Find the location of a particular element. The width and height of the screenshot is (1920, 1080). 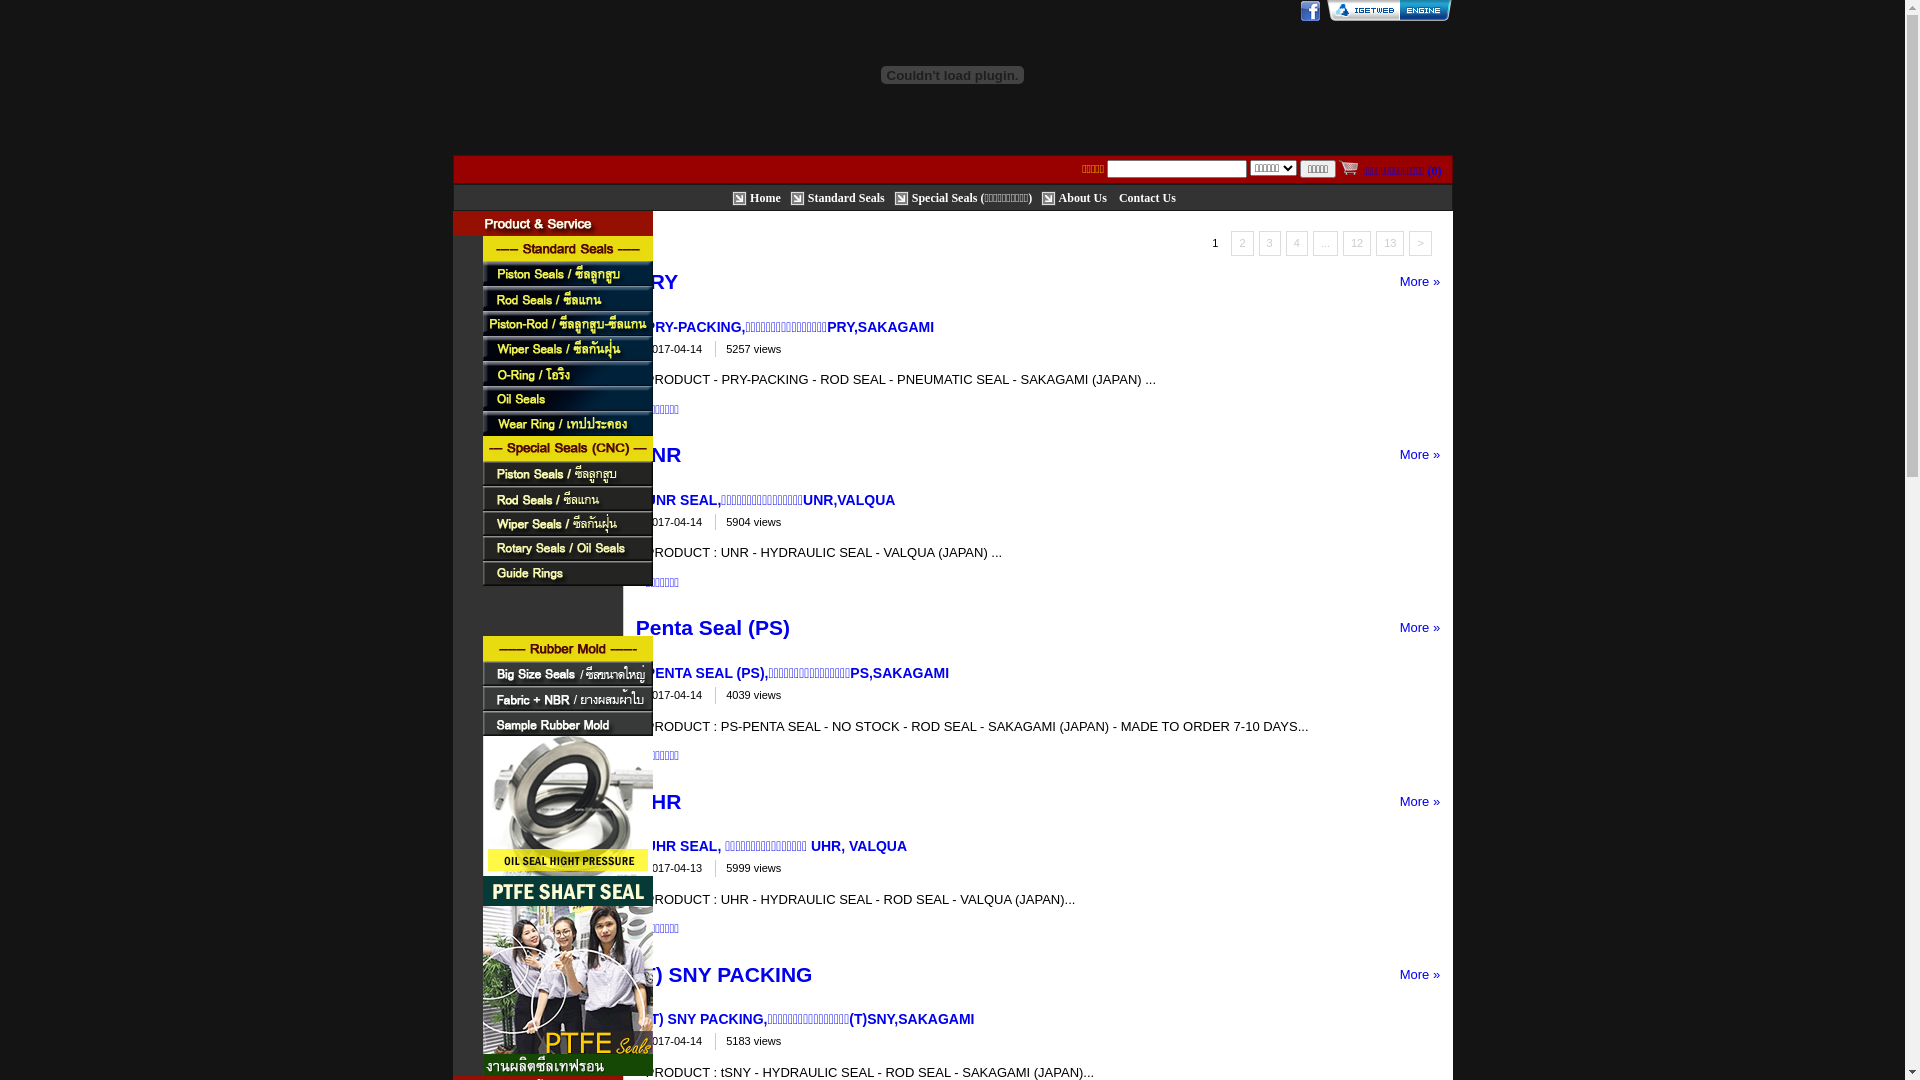

'UHR' is located at coordinates (658, 800).